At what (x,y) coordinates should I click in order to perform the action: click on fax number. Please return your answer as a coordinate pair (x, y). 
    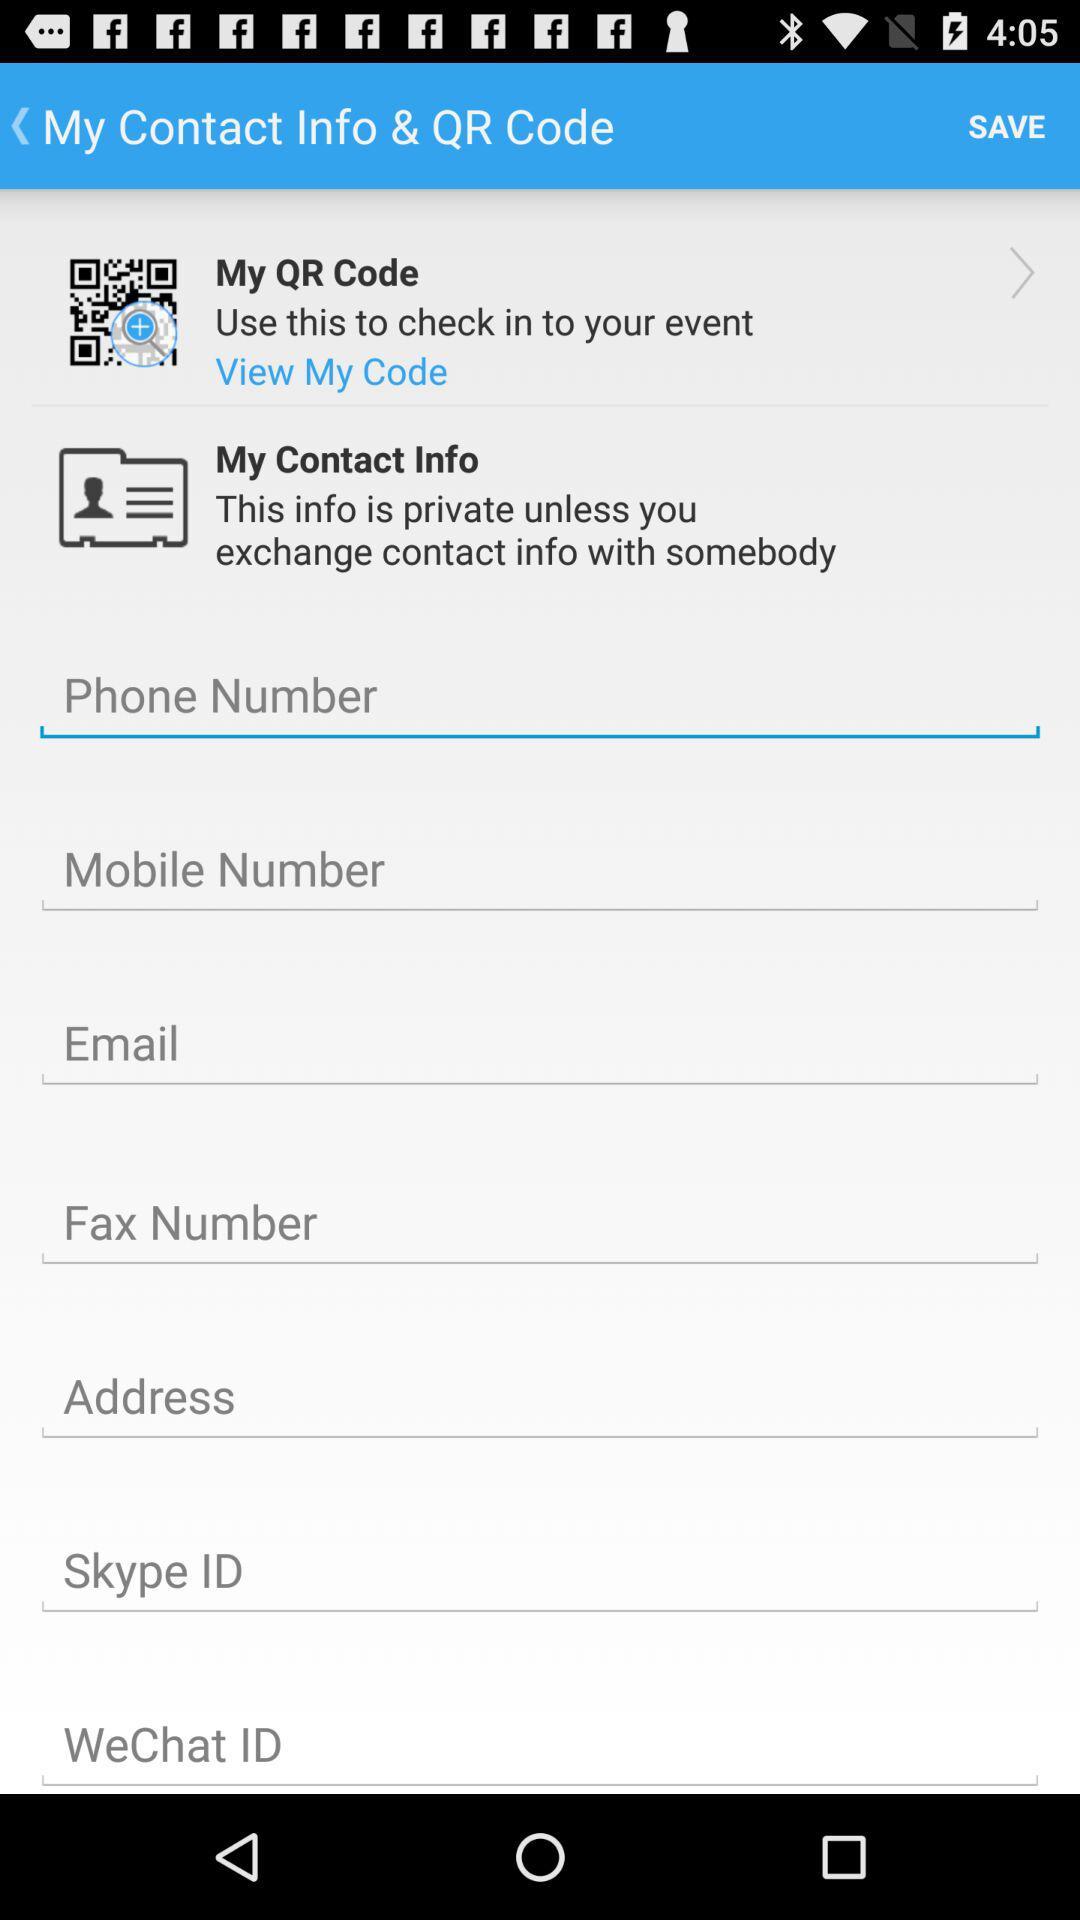
    Looking at the image, I should click on (540, 1221).